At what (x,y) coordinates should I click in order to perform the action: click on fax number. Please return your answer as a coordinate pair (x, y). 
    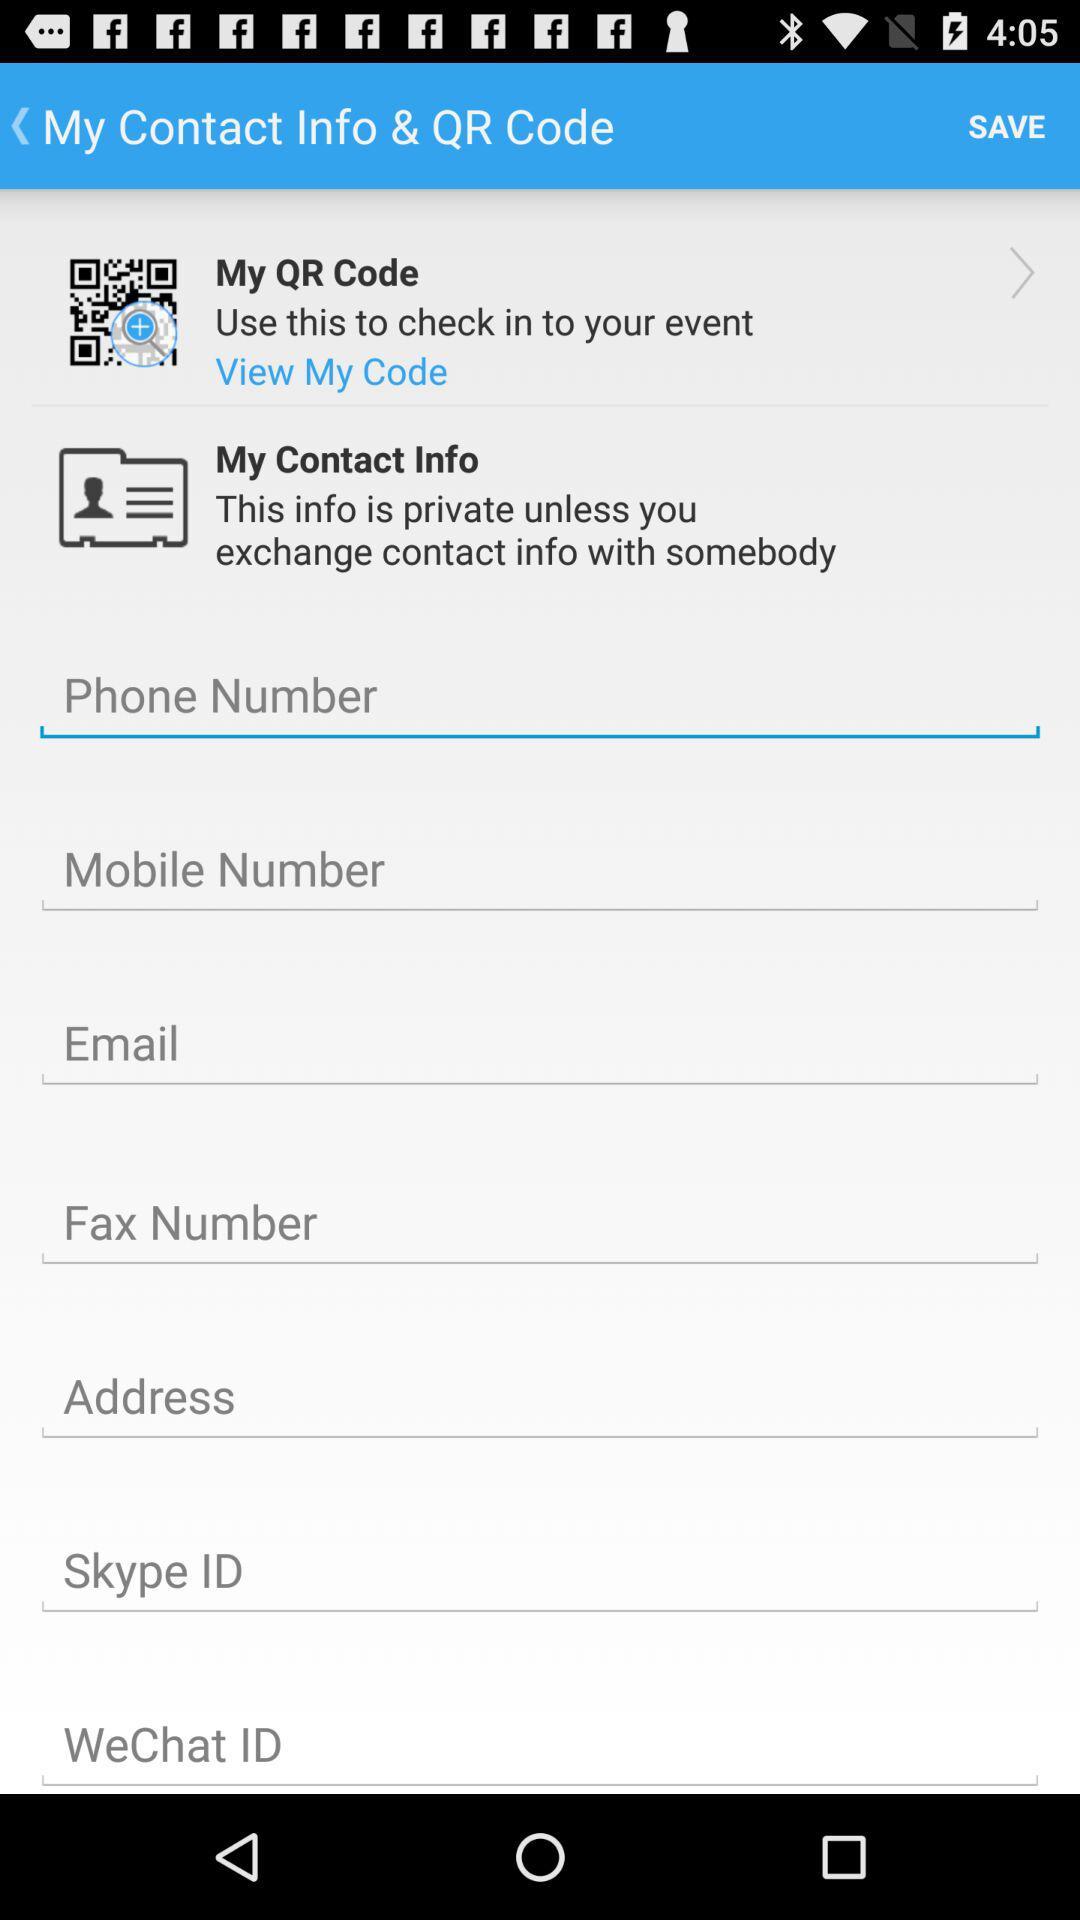
    Looking at the image, I should click on (540, 1221).